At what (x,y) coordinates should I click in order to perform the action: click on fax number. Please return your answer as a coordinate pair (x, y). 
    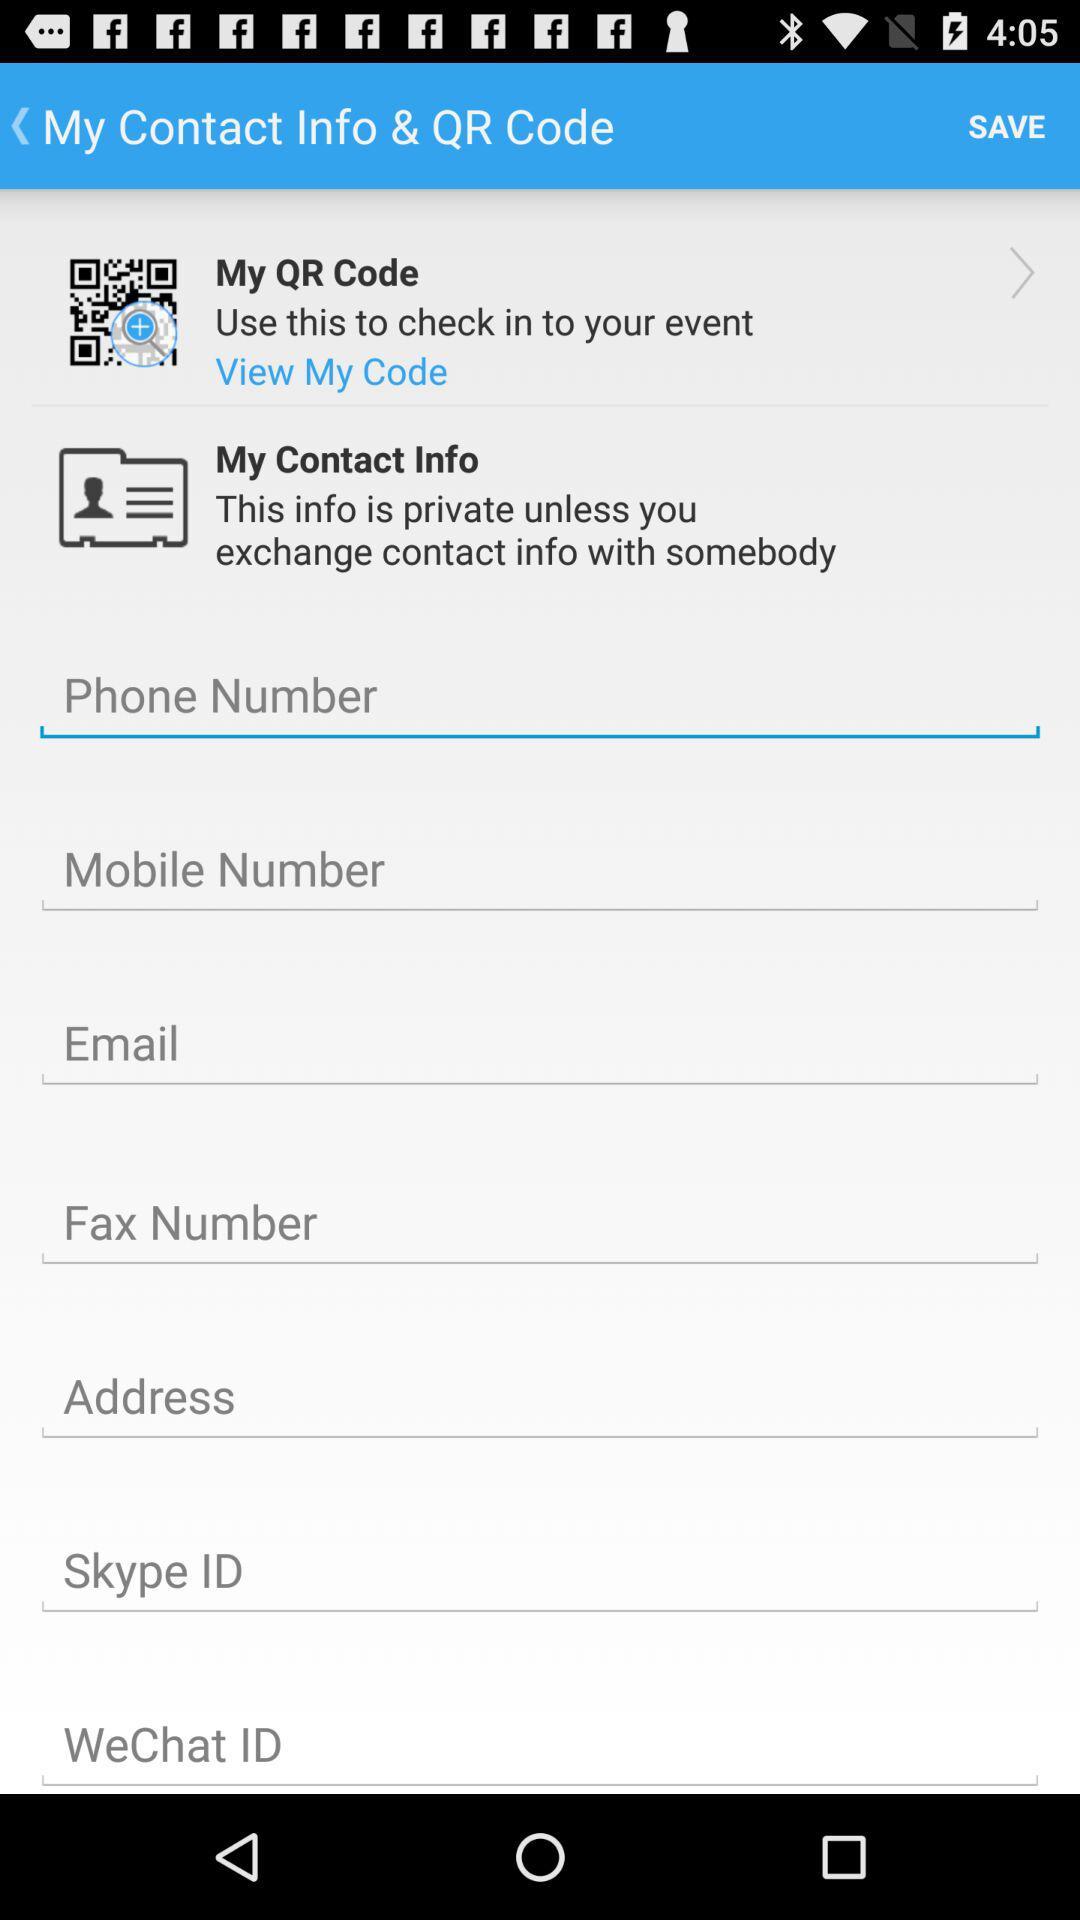
    Looking at the image, I should click on (540, 1221).